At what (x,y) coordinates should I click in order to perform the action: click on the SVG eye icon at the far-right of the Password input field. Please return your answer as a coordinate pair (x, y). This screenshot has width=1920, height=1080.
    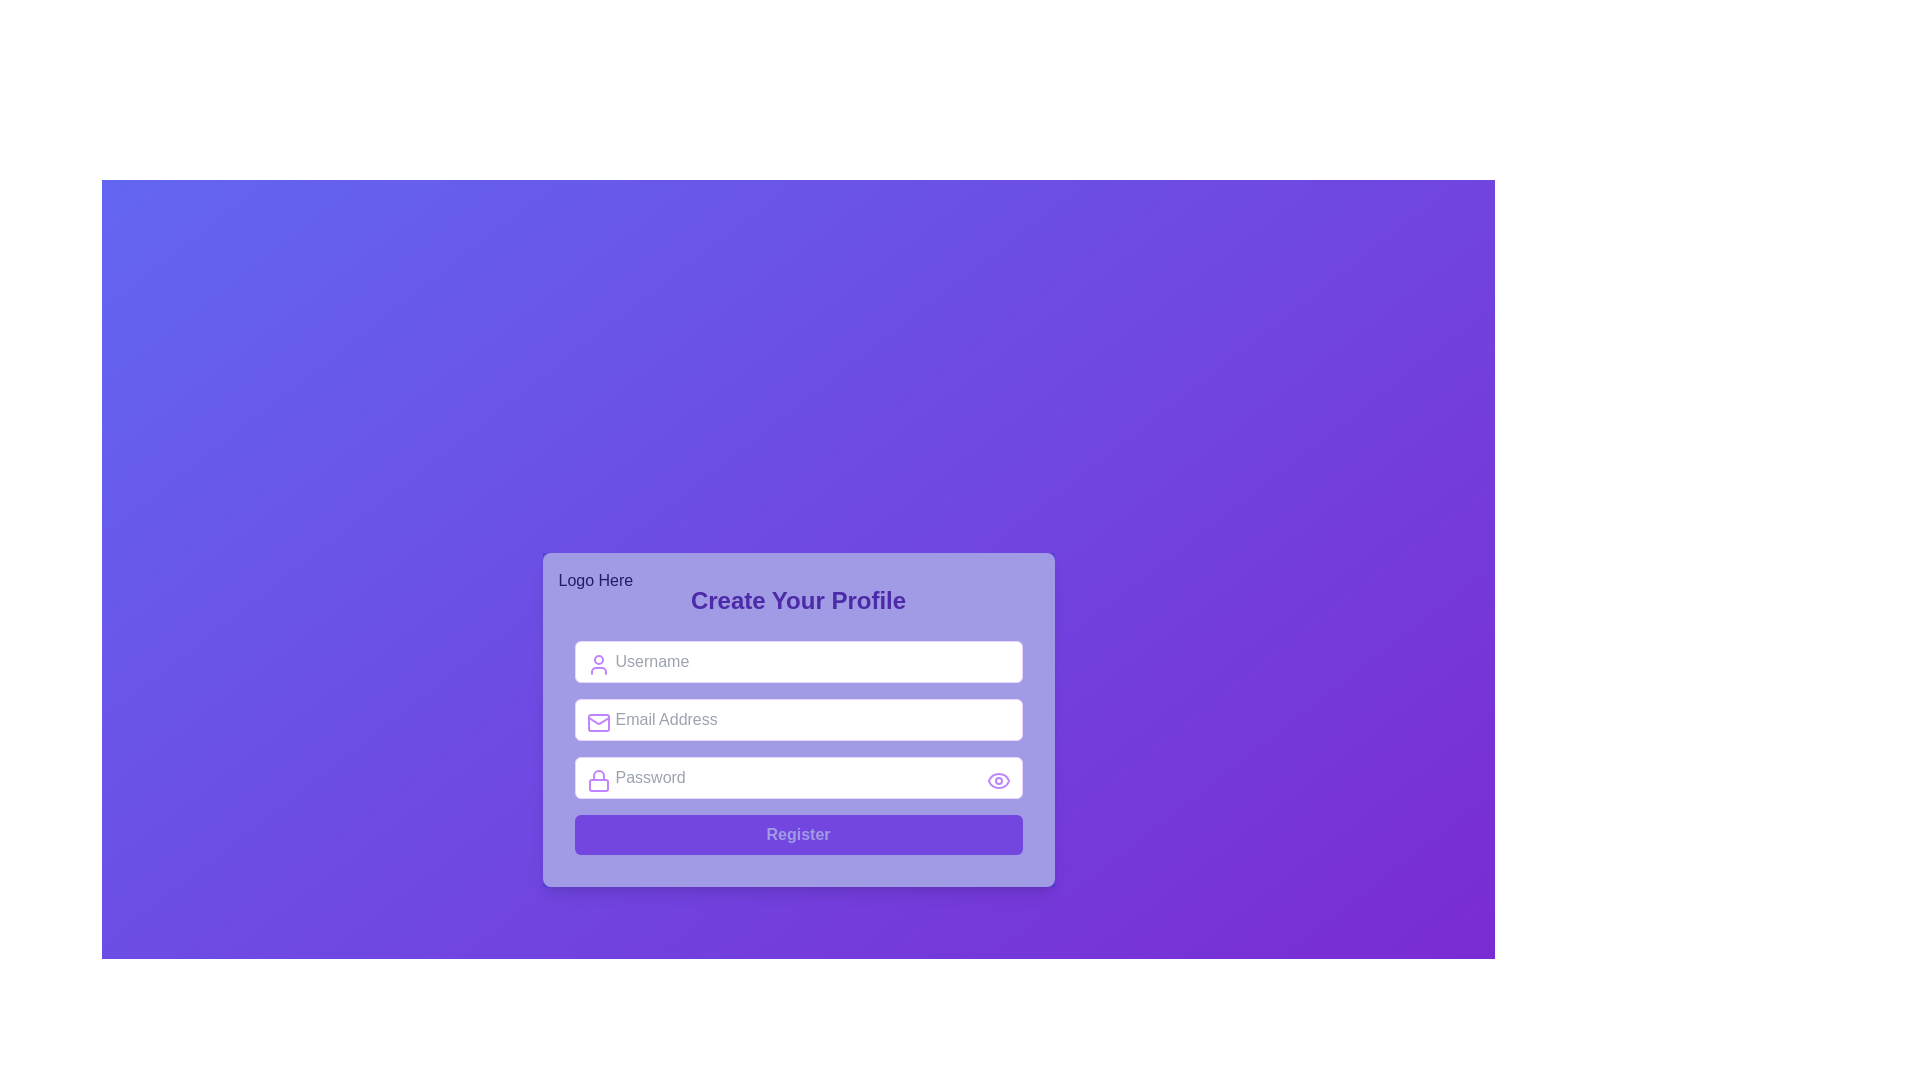
    Looking at the image, I should click on (998, 779).